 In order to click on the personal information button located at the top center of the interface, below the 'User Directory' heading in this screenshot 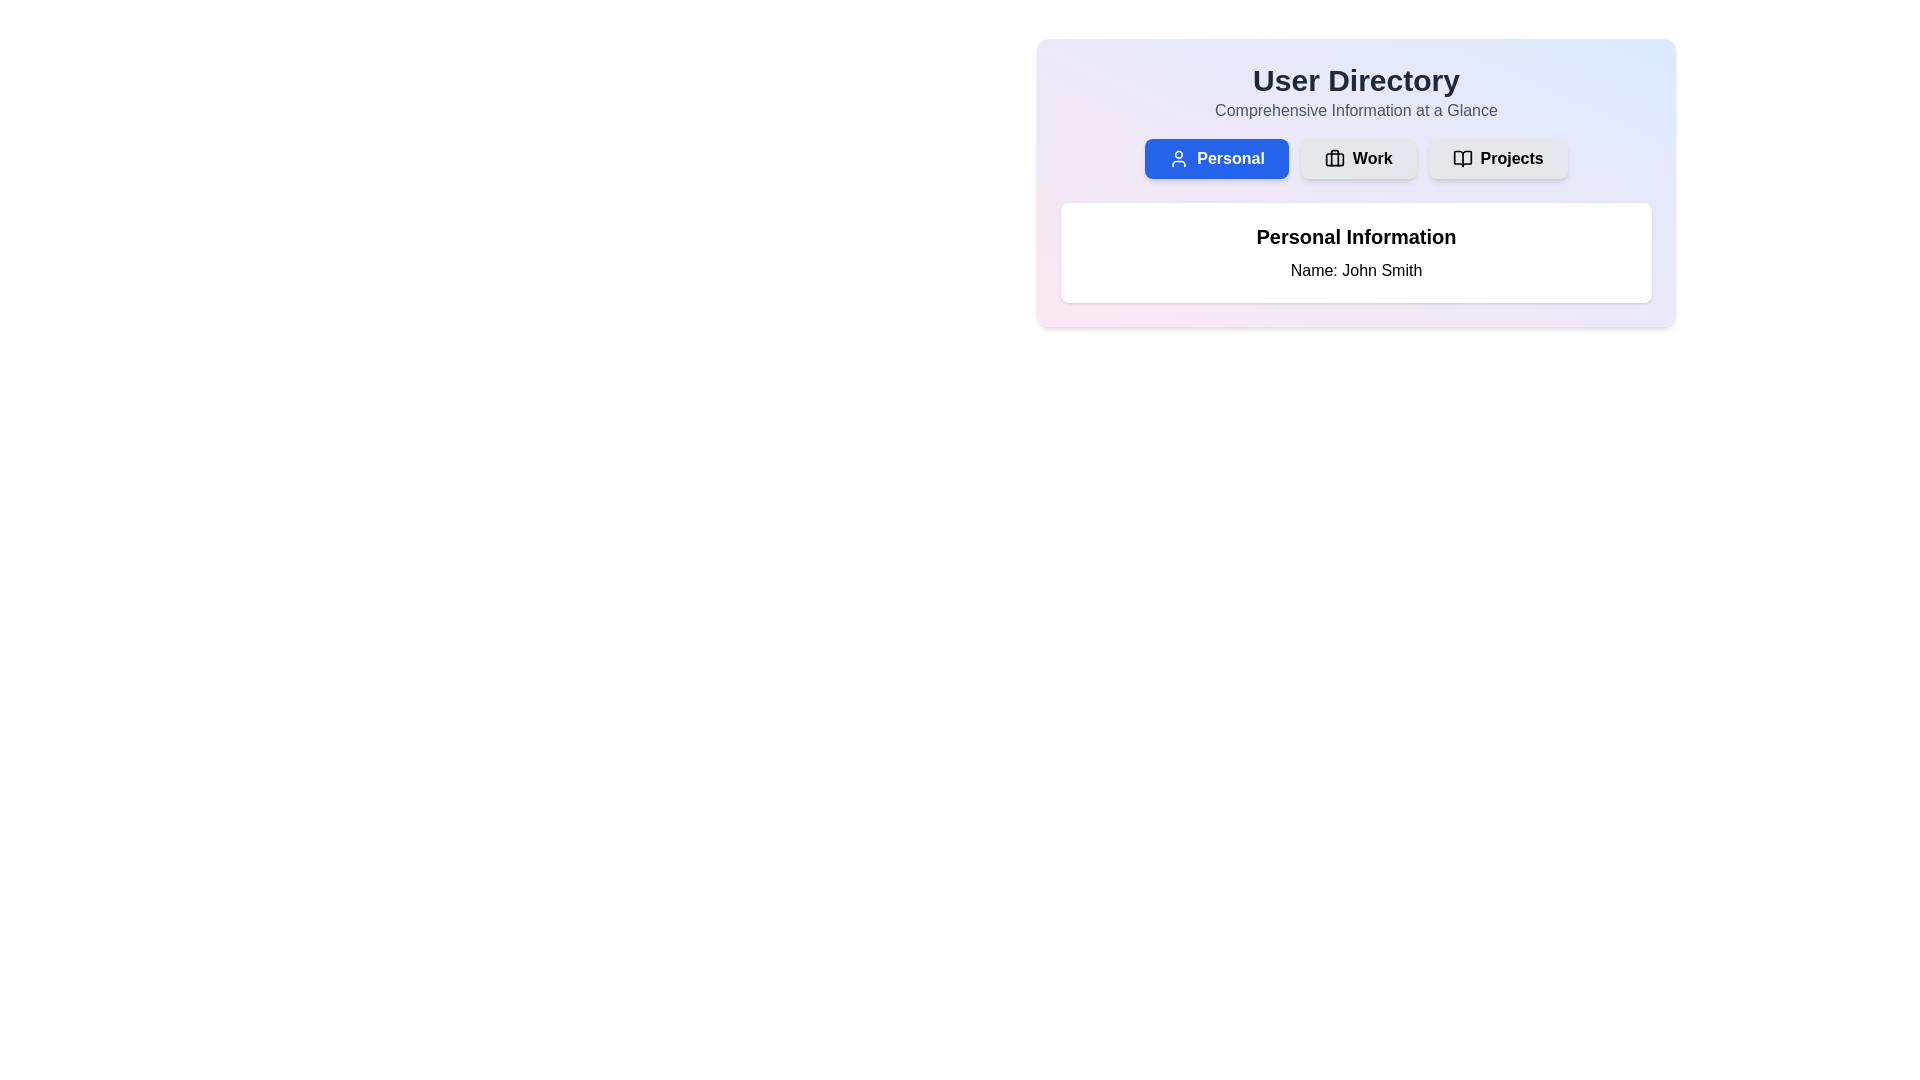, I will do `click(1216, 157)`.